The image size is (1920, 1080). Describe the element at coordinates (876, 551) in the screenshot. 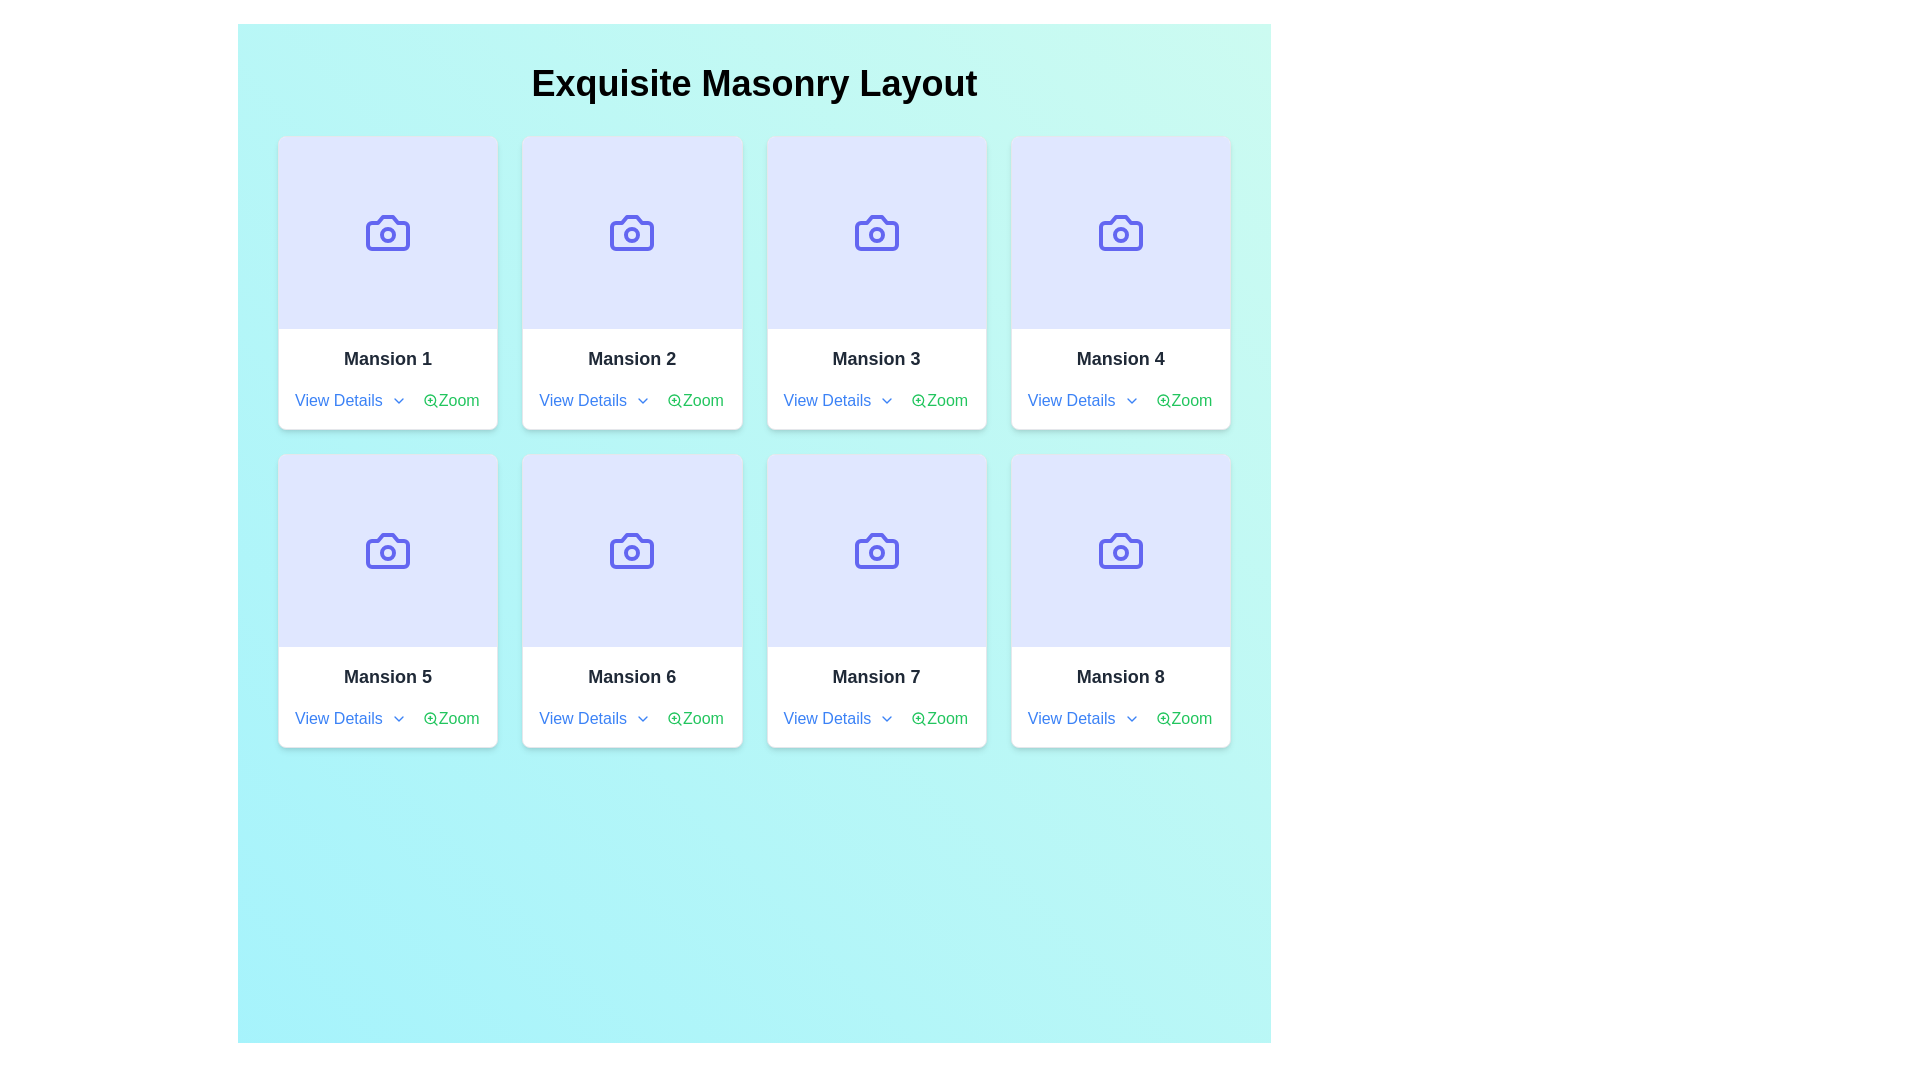

I see `the camera icon in the light indigo rectangular background of the 'Mansion 7' card, located in the second row, third column of the grid layout` at that location.